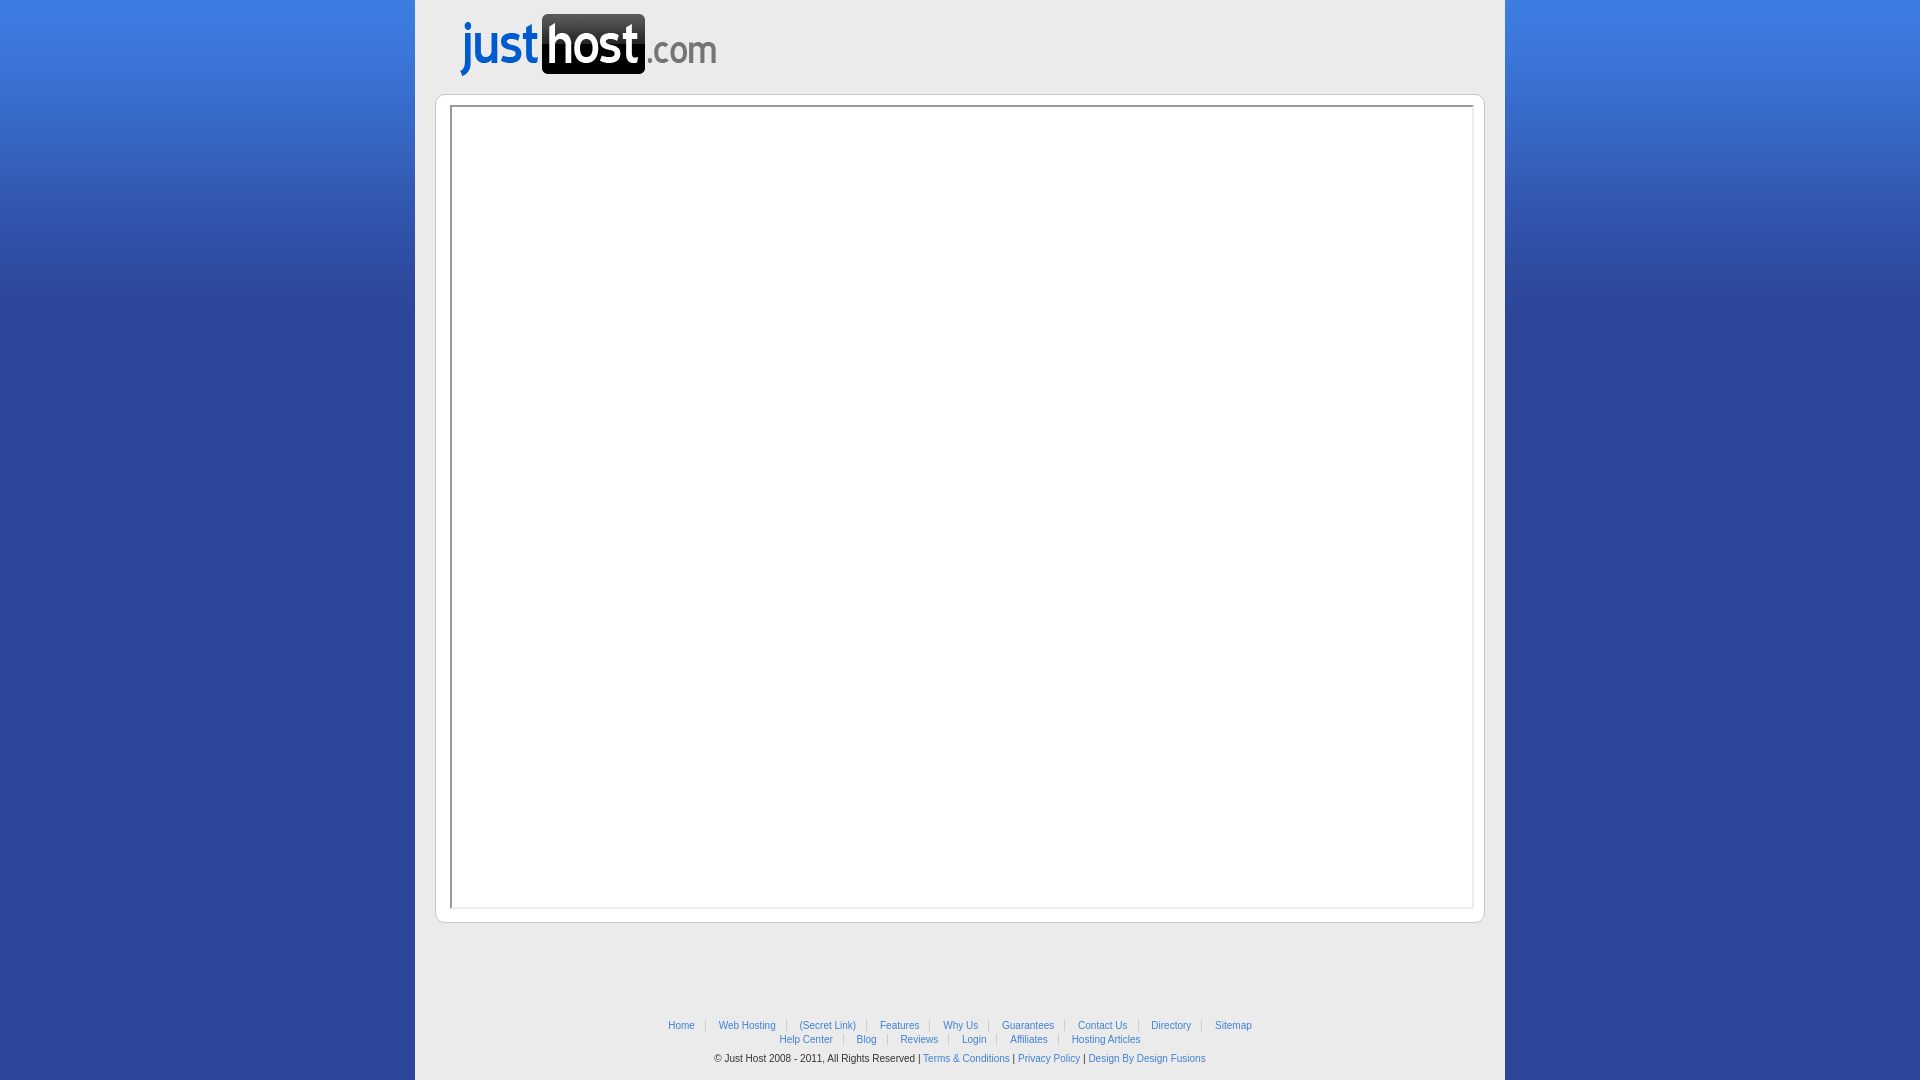 This screenshot has height=1080, width=1920. I want to click on 'Directory', so click(1171, 1025).